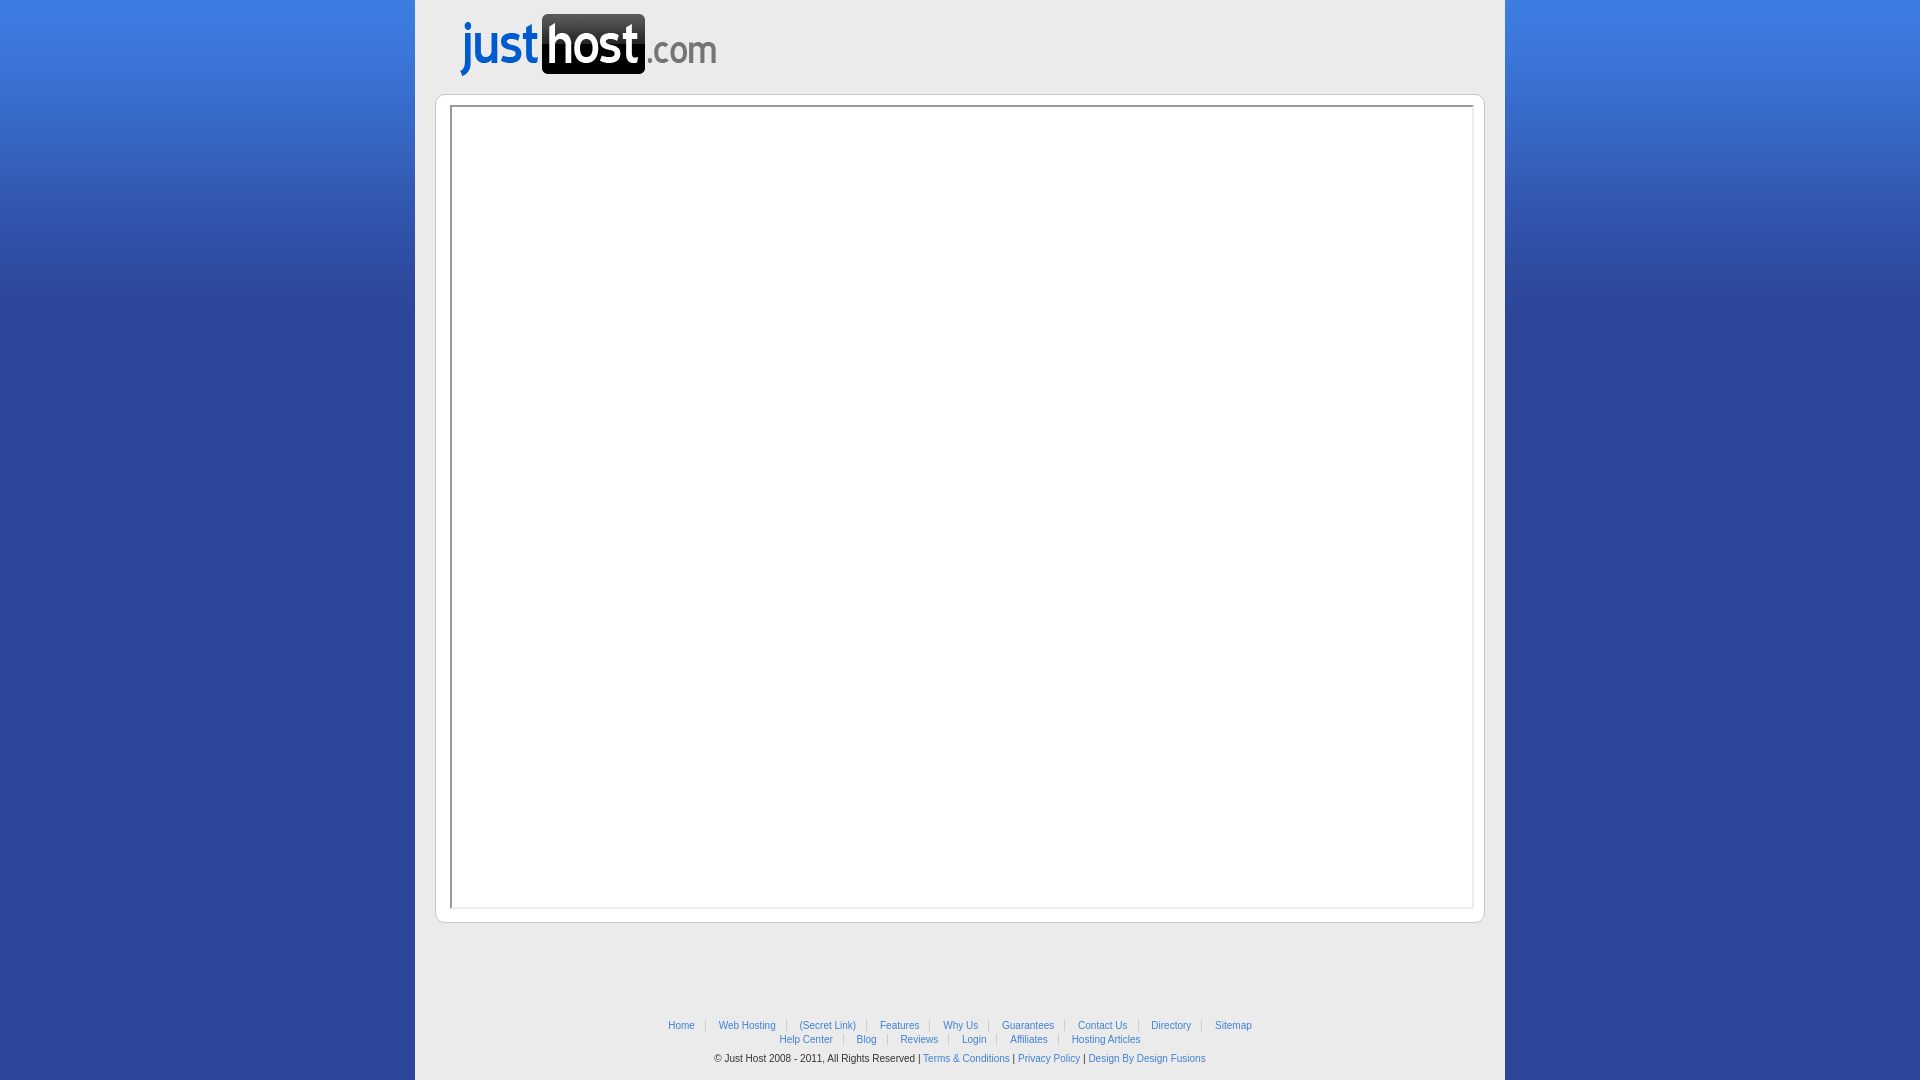 This screenshot has height=1080, width=1920. I want to click on 'Directory', so click(1171, 1025).